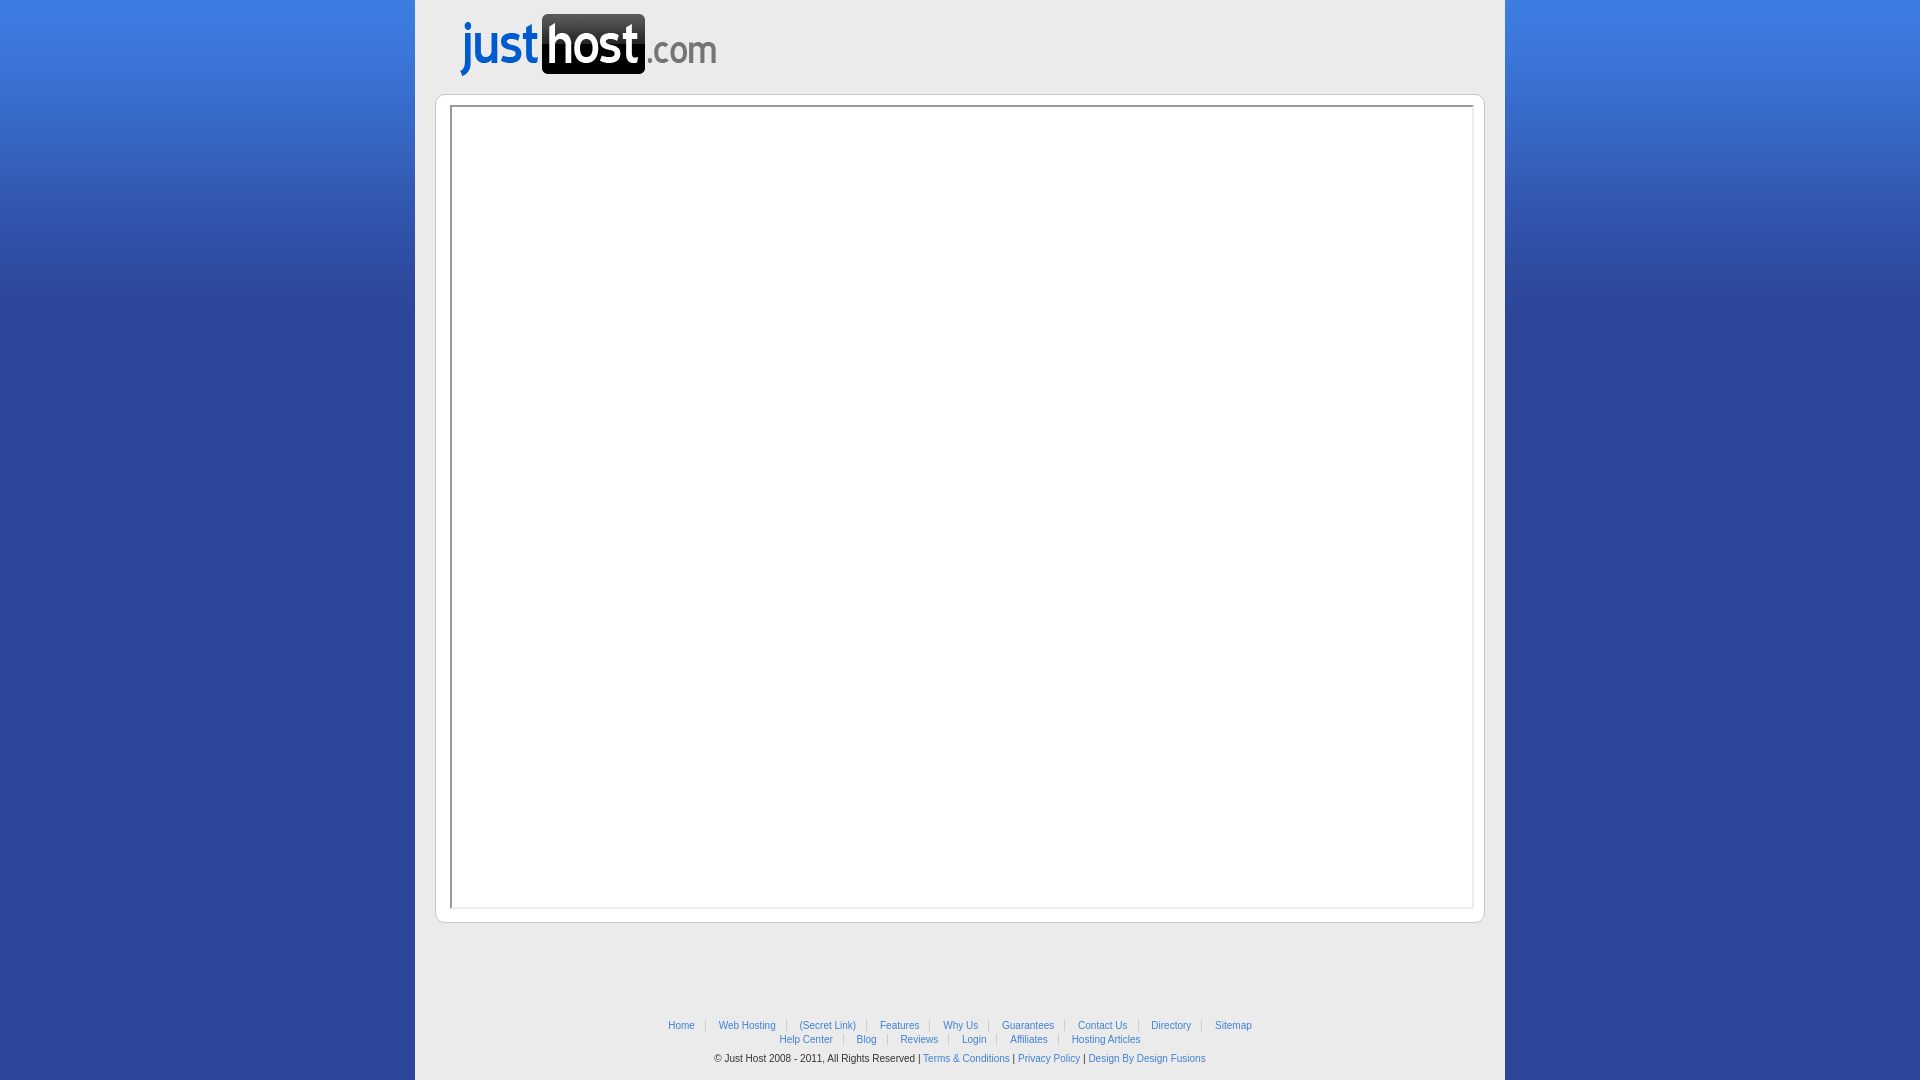 This screenshot has height=1080, width=1920. I want to click on 'Directory', so click(1171, 1025).